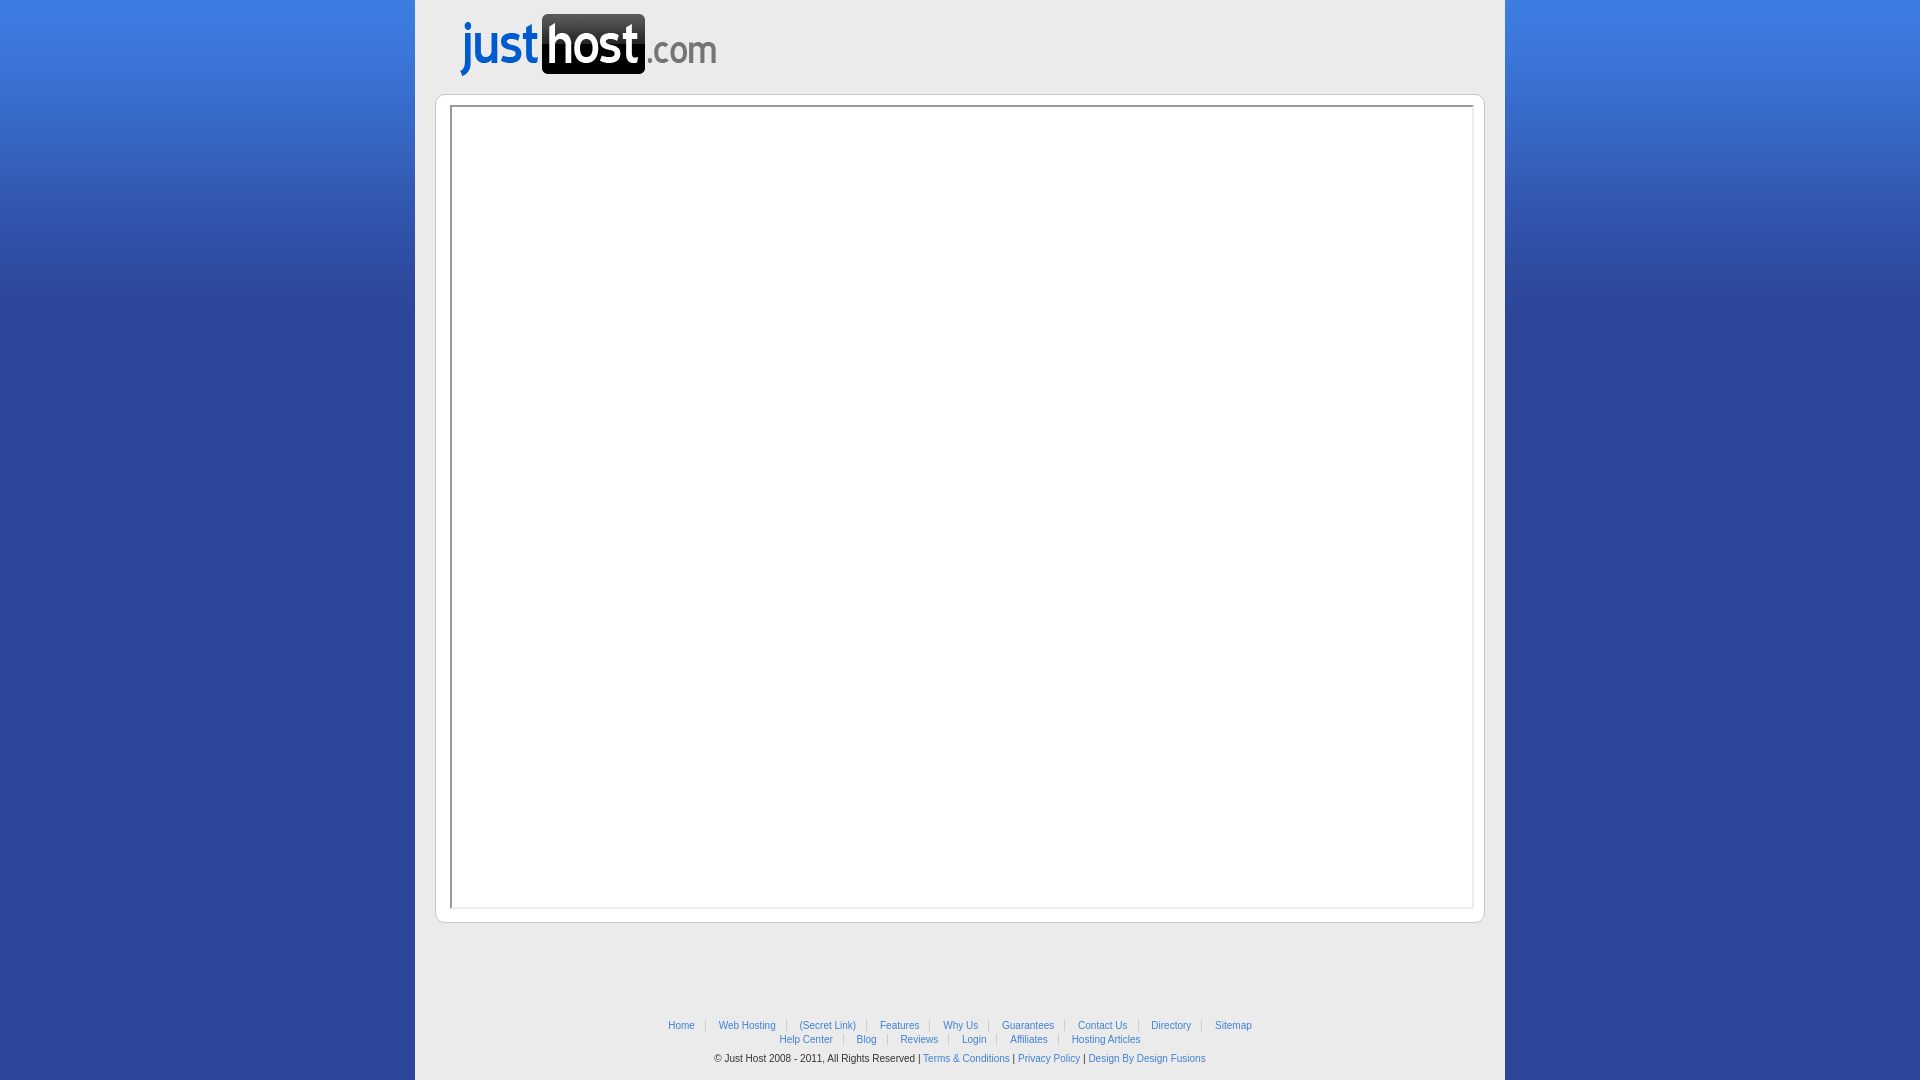 This screenshot has height=1080, width=1920. I want to click on 'Directory', so click(1171, 1025).